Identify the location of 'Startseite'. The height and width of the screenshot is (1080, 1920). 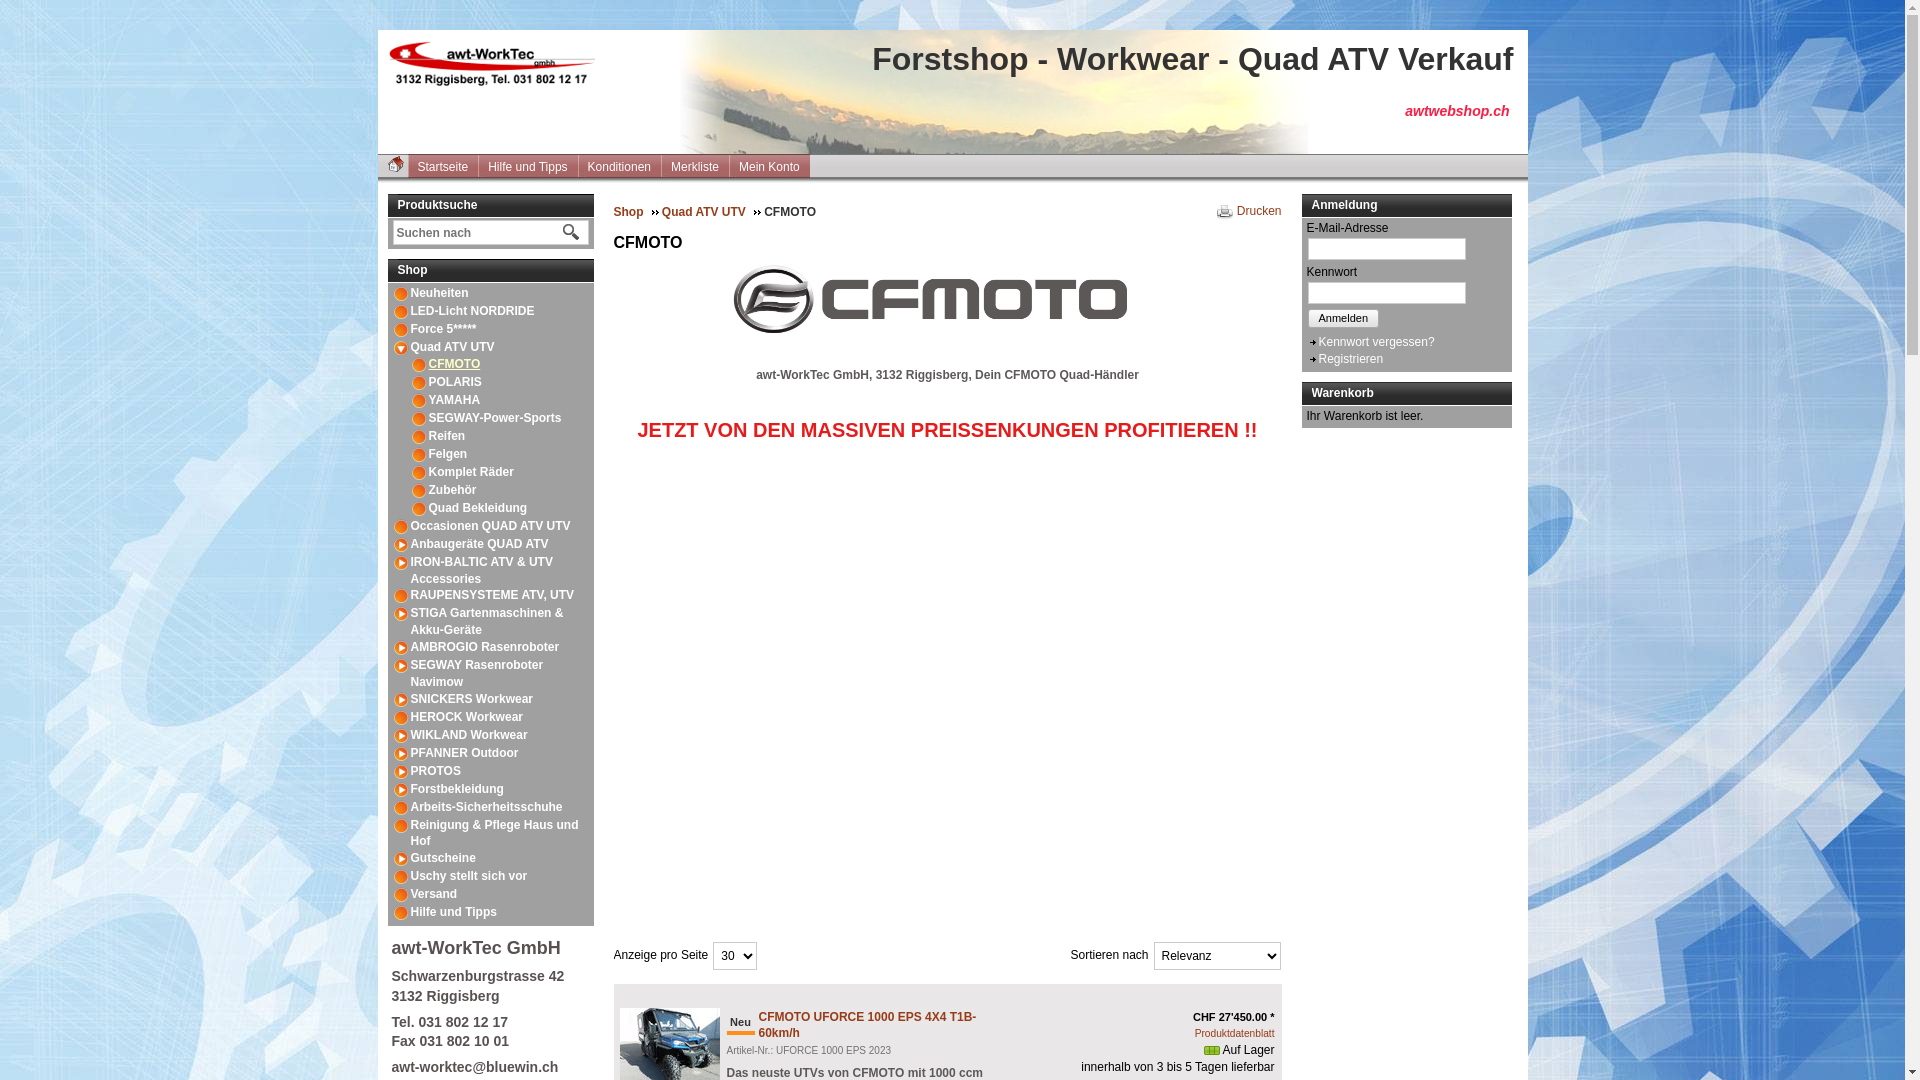
(447, 165).